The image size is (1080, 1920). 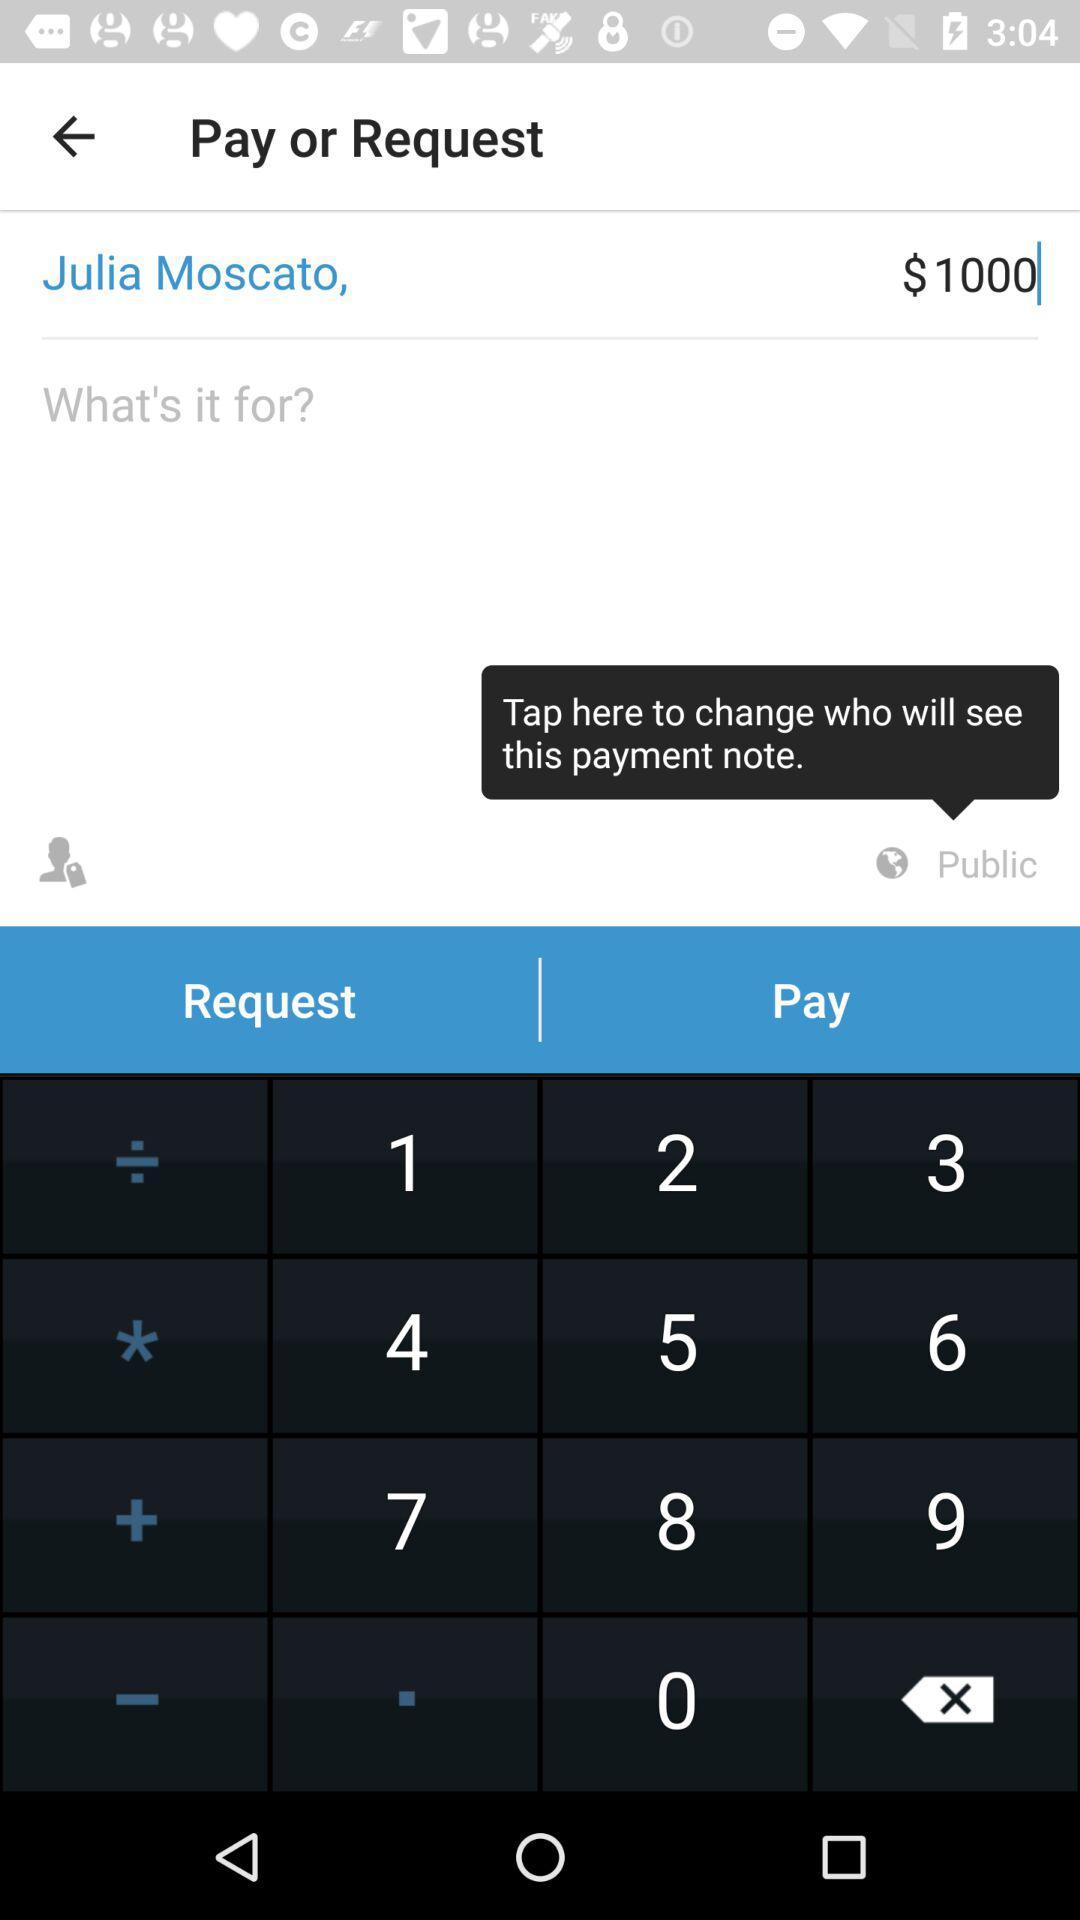 I want to click on the item to the right of the request icon, so click(x=952, y=863).